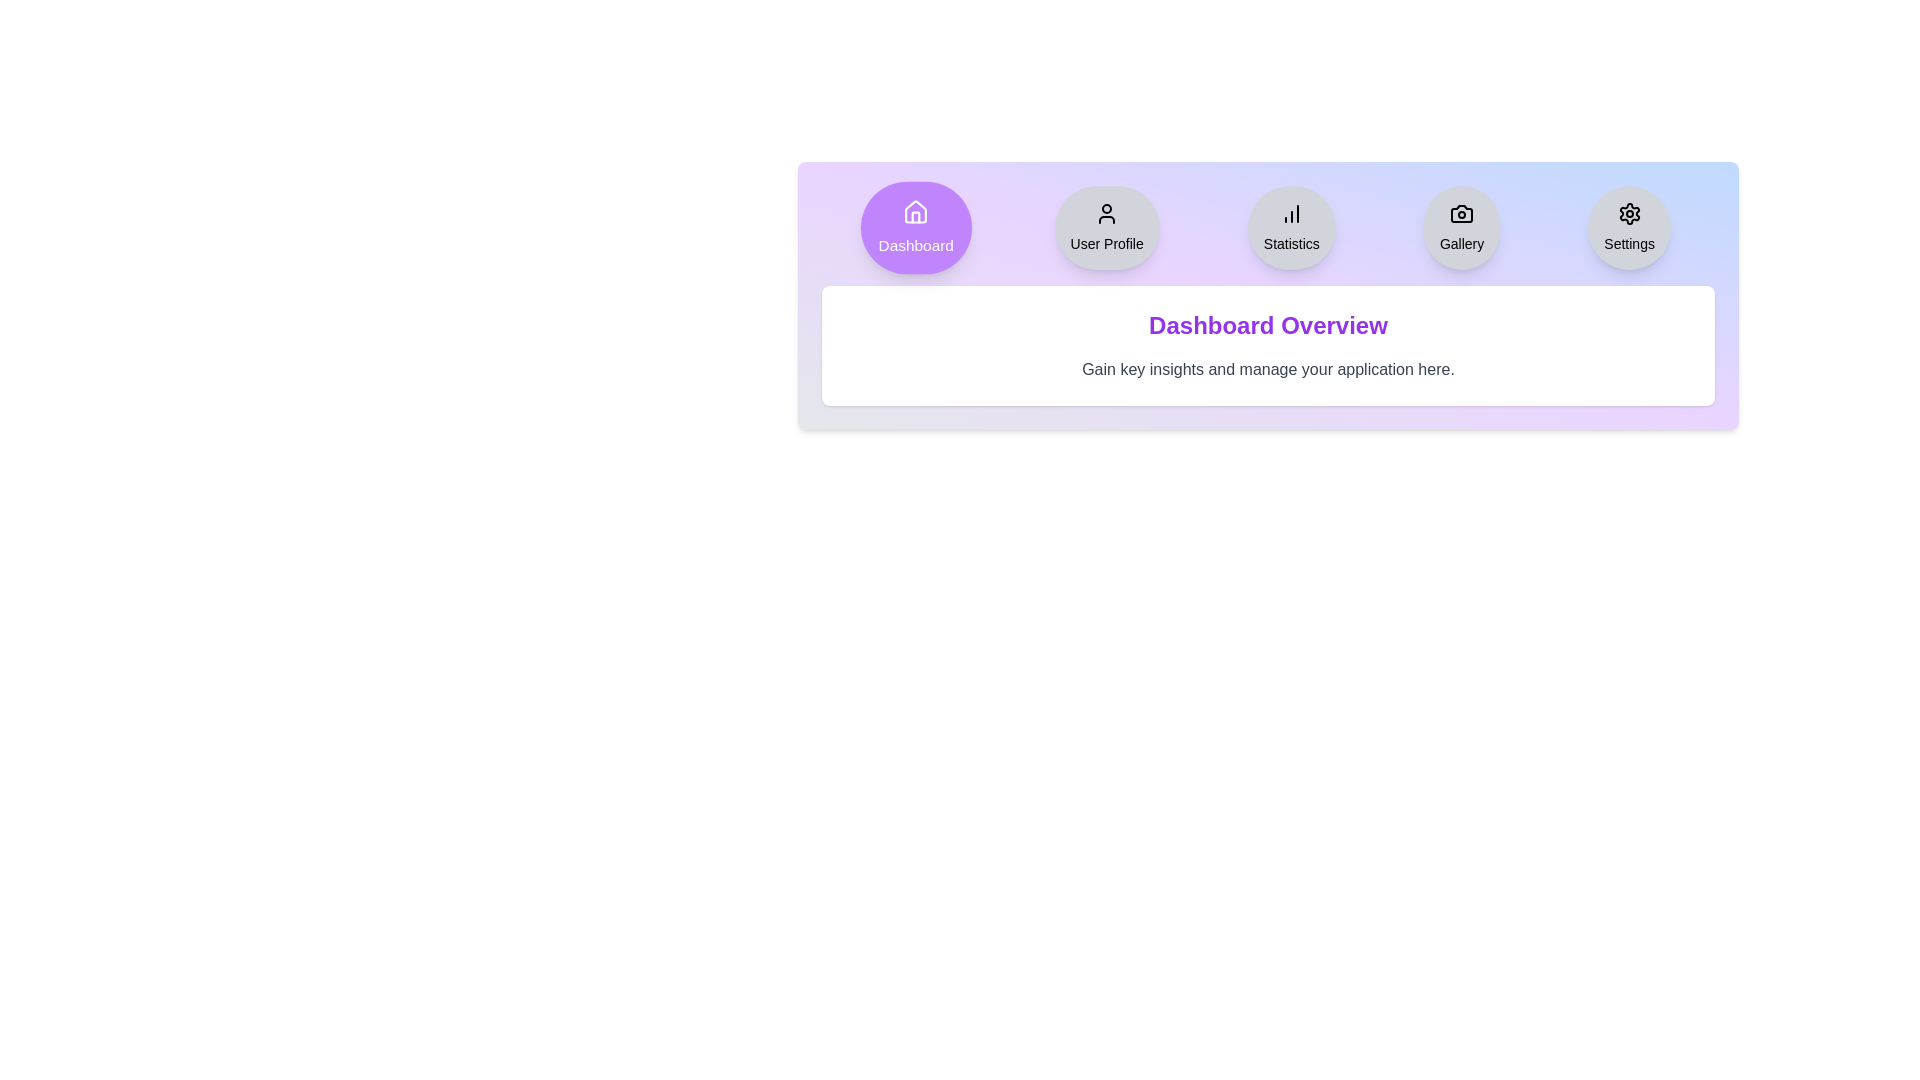  Describe the element at coordinates (1462, 213) in the screenshot. I see `the 'Gallery' icon, which is the fourth circular button from the left in the top navigation bar` at that location.